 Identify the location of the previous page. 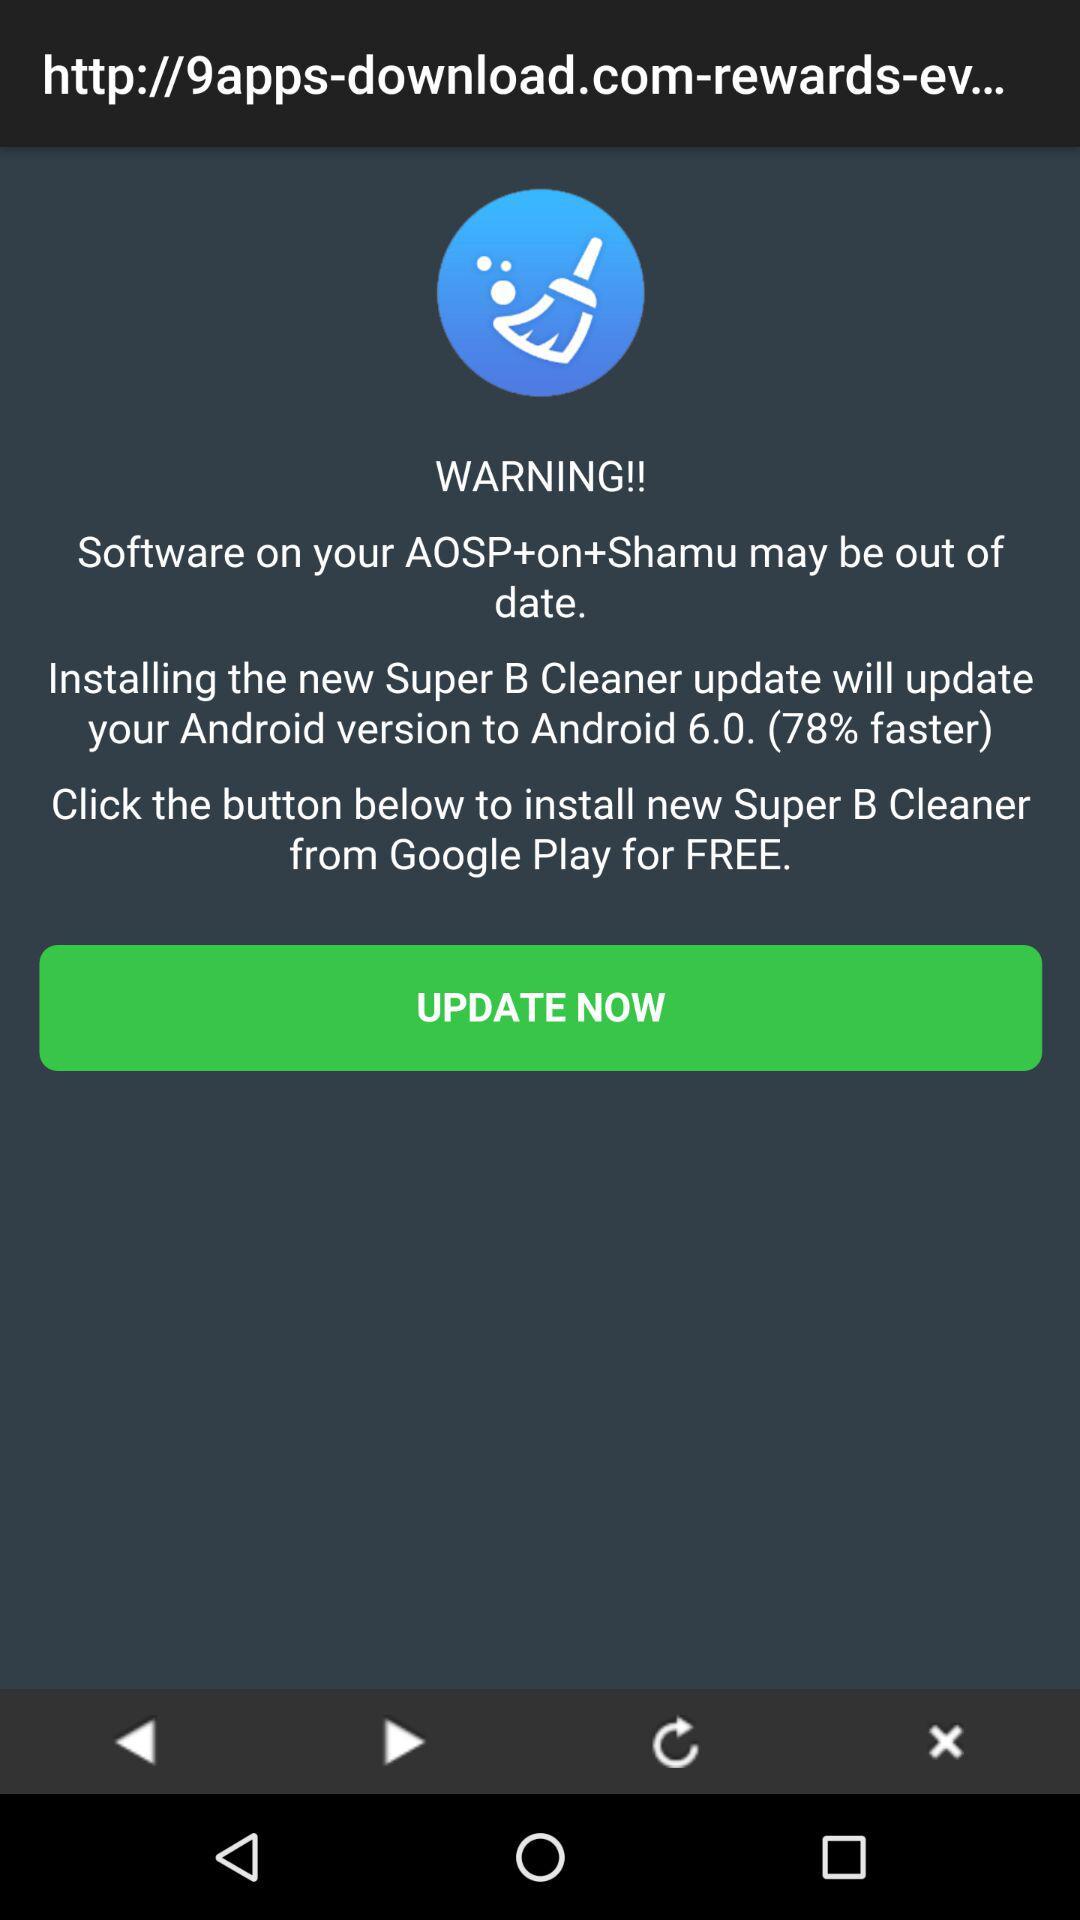
(135, 1740).